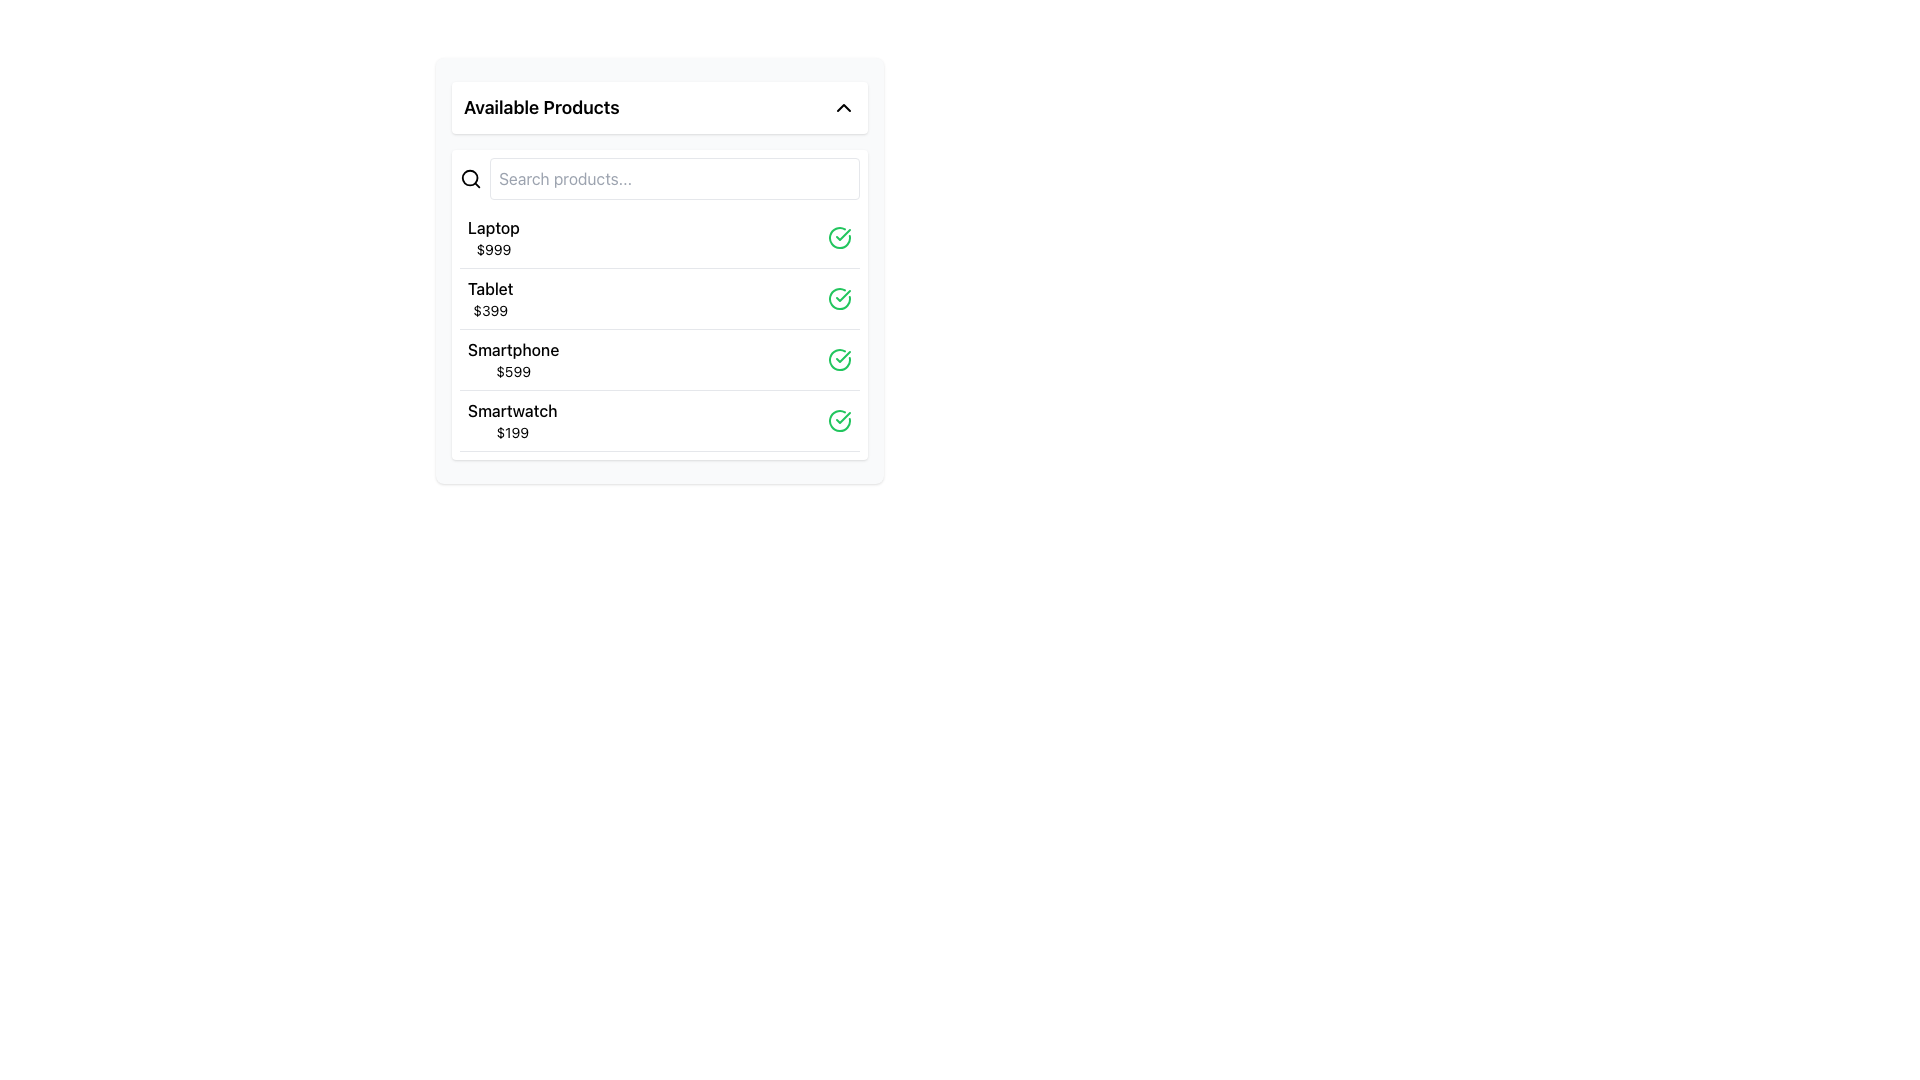 The width and height of the screenshot is (1920, 1080). Describe the element at coordinates (469, 177) in the screenshot. I see `the circular iconic decoration representing the search functionality, located near the search box to the left of the input field labeled 'Search products...'` at that location.